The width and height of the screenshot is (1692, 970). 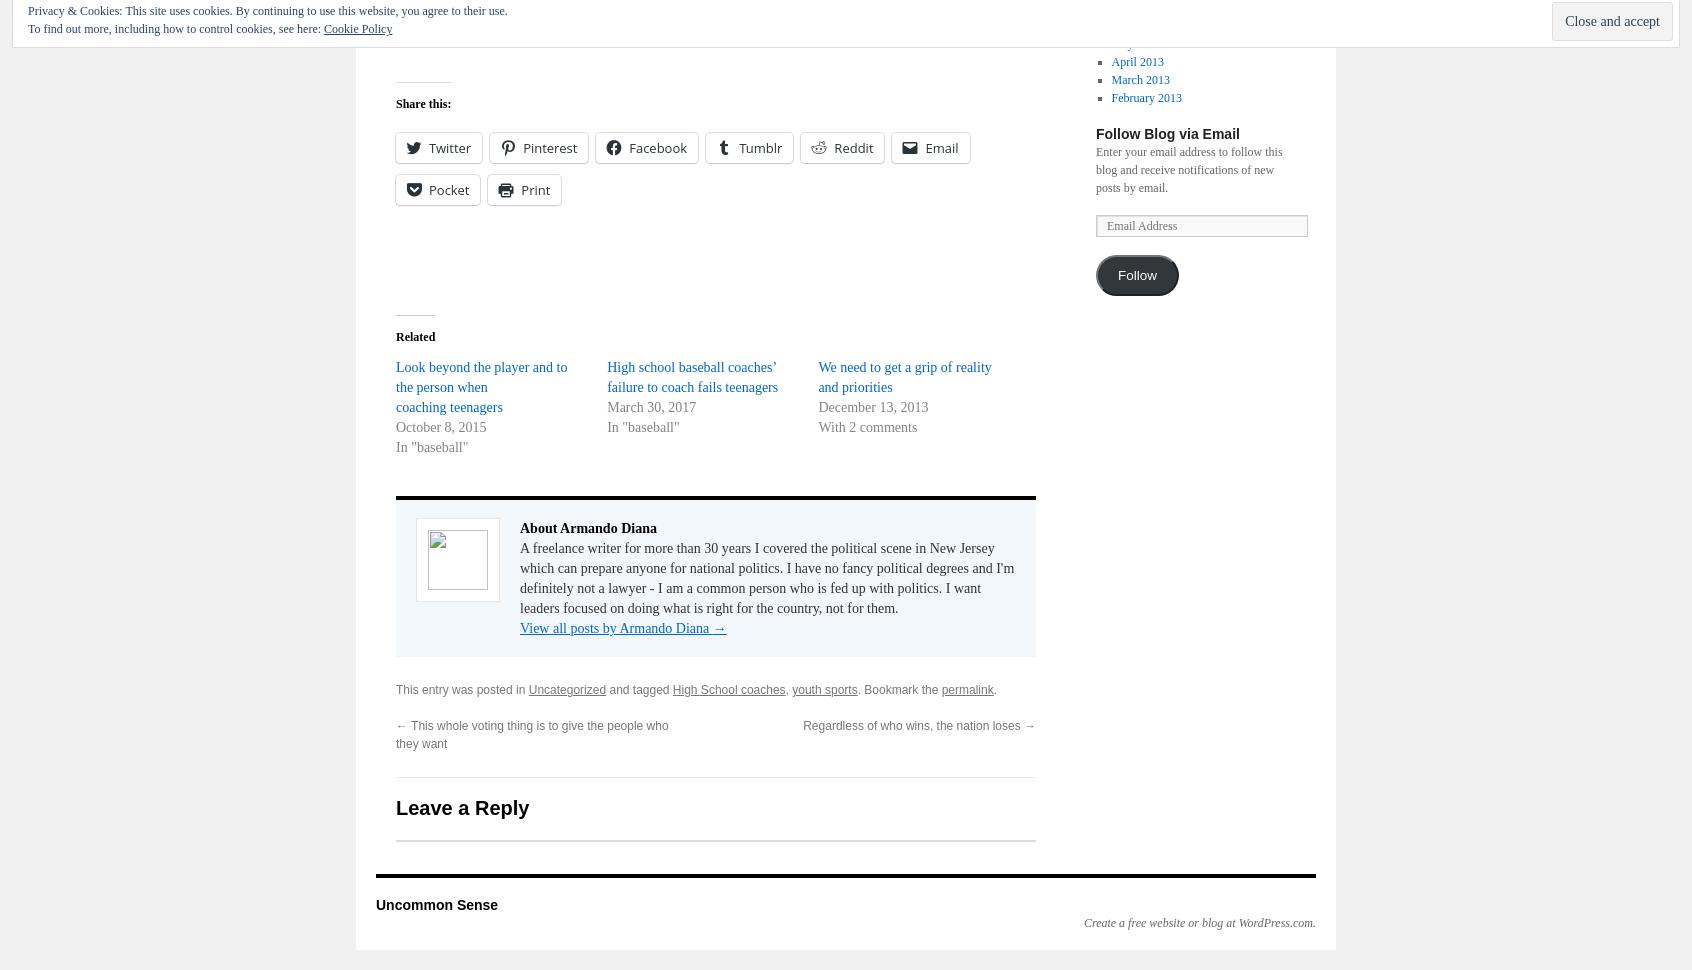 I want to click on 'Follow Blog via Email', so click(x=1166, y=133).